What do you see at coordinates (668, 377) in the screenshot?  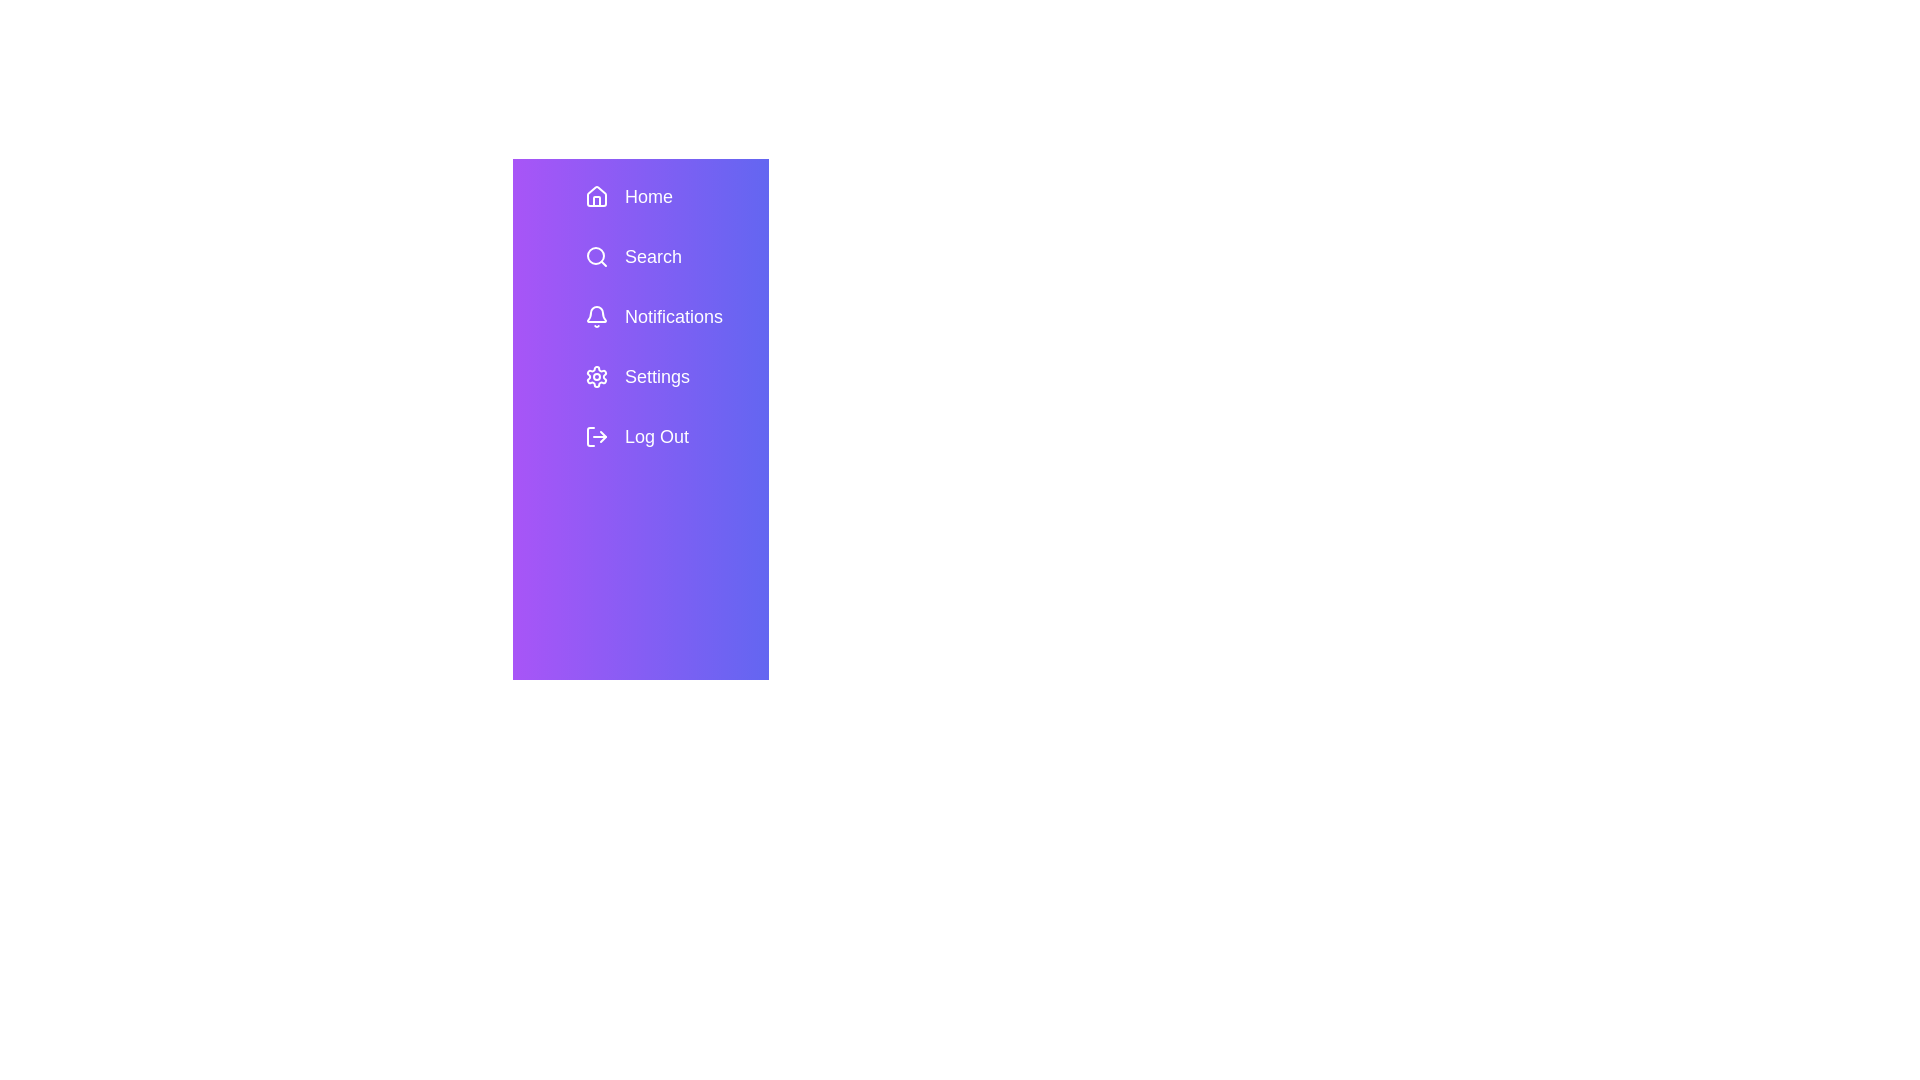 I see `the menu item Settings in the SidebarMenu` at bounding box center [668, 377].